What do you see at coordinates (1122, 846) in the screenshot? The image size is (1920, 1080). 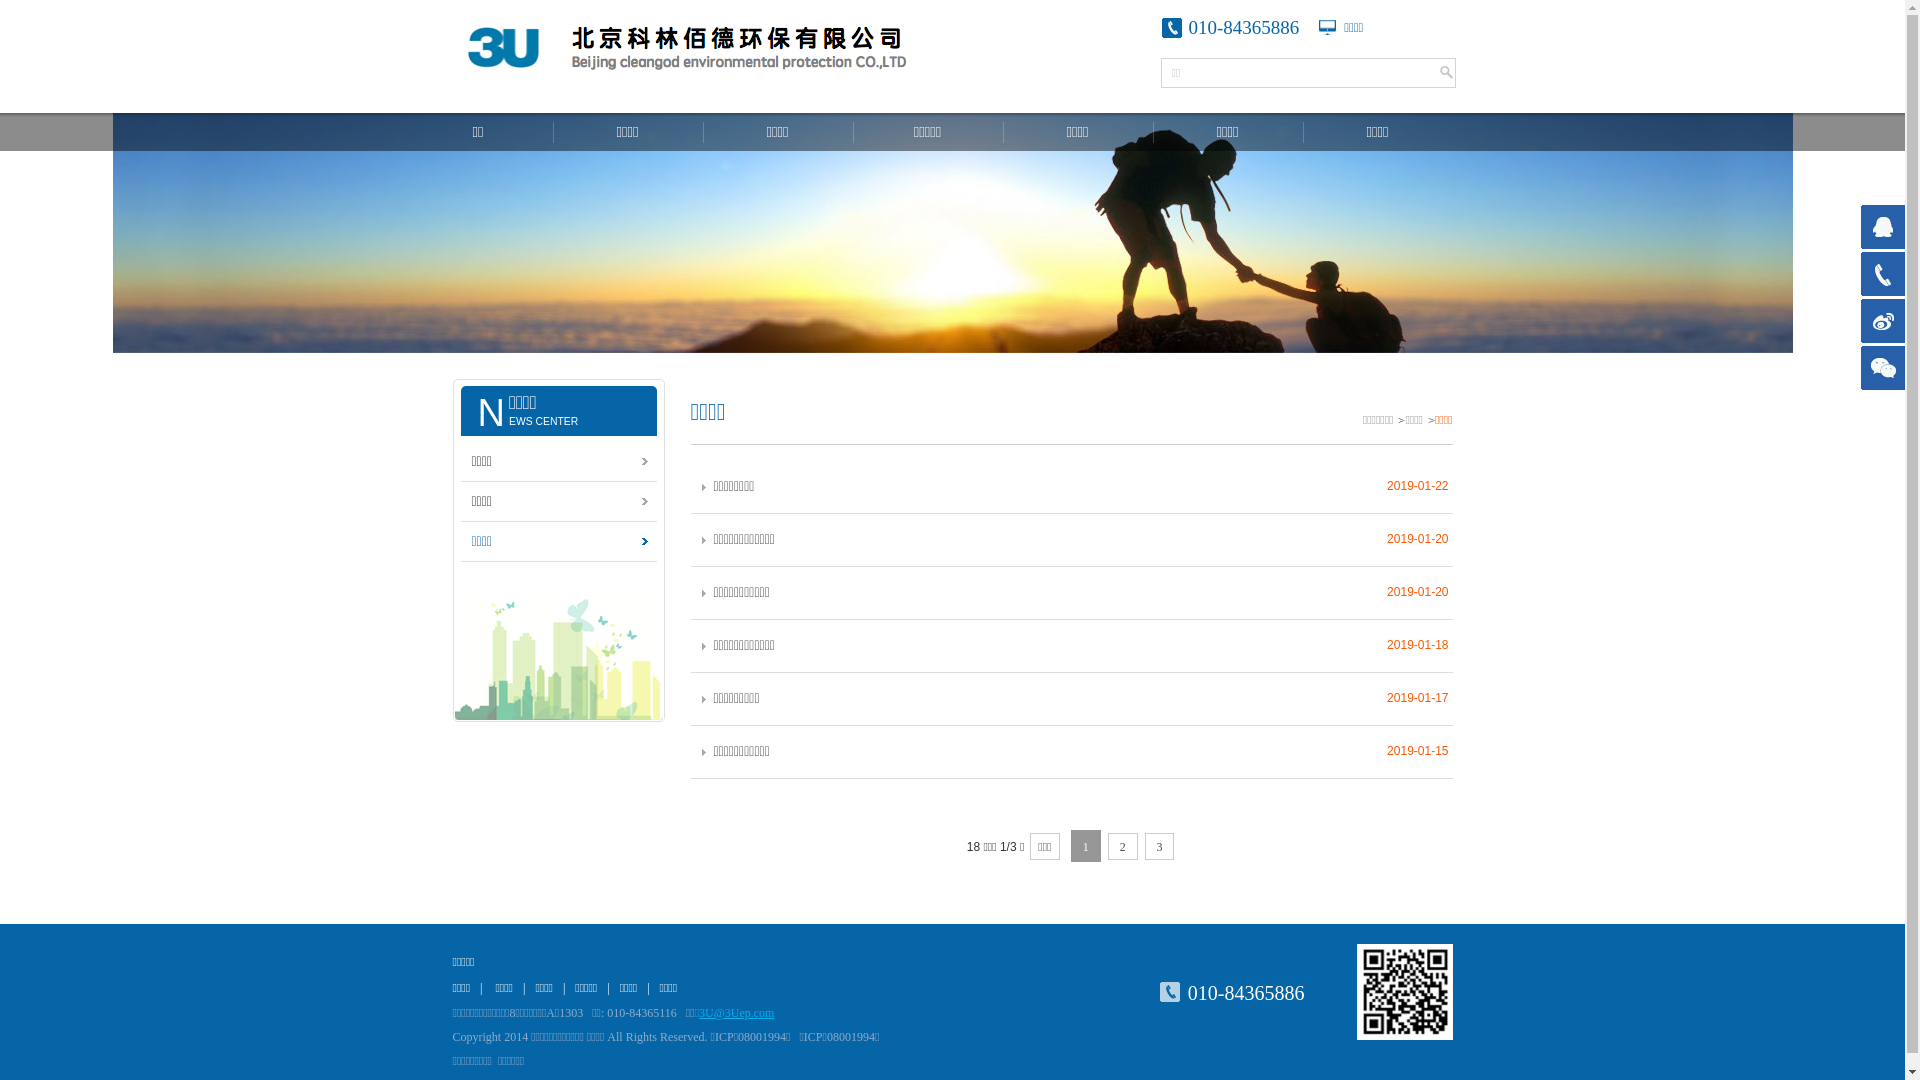 I see `' 2 '` at bounding box center [1122, 846].